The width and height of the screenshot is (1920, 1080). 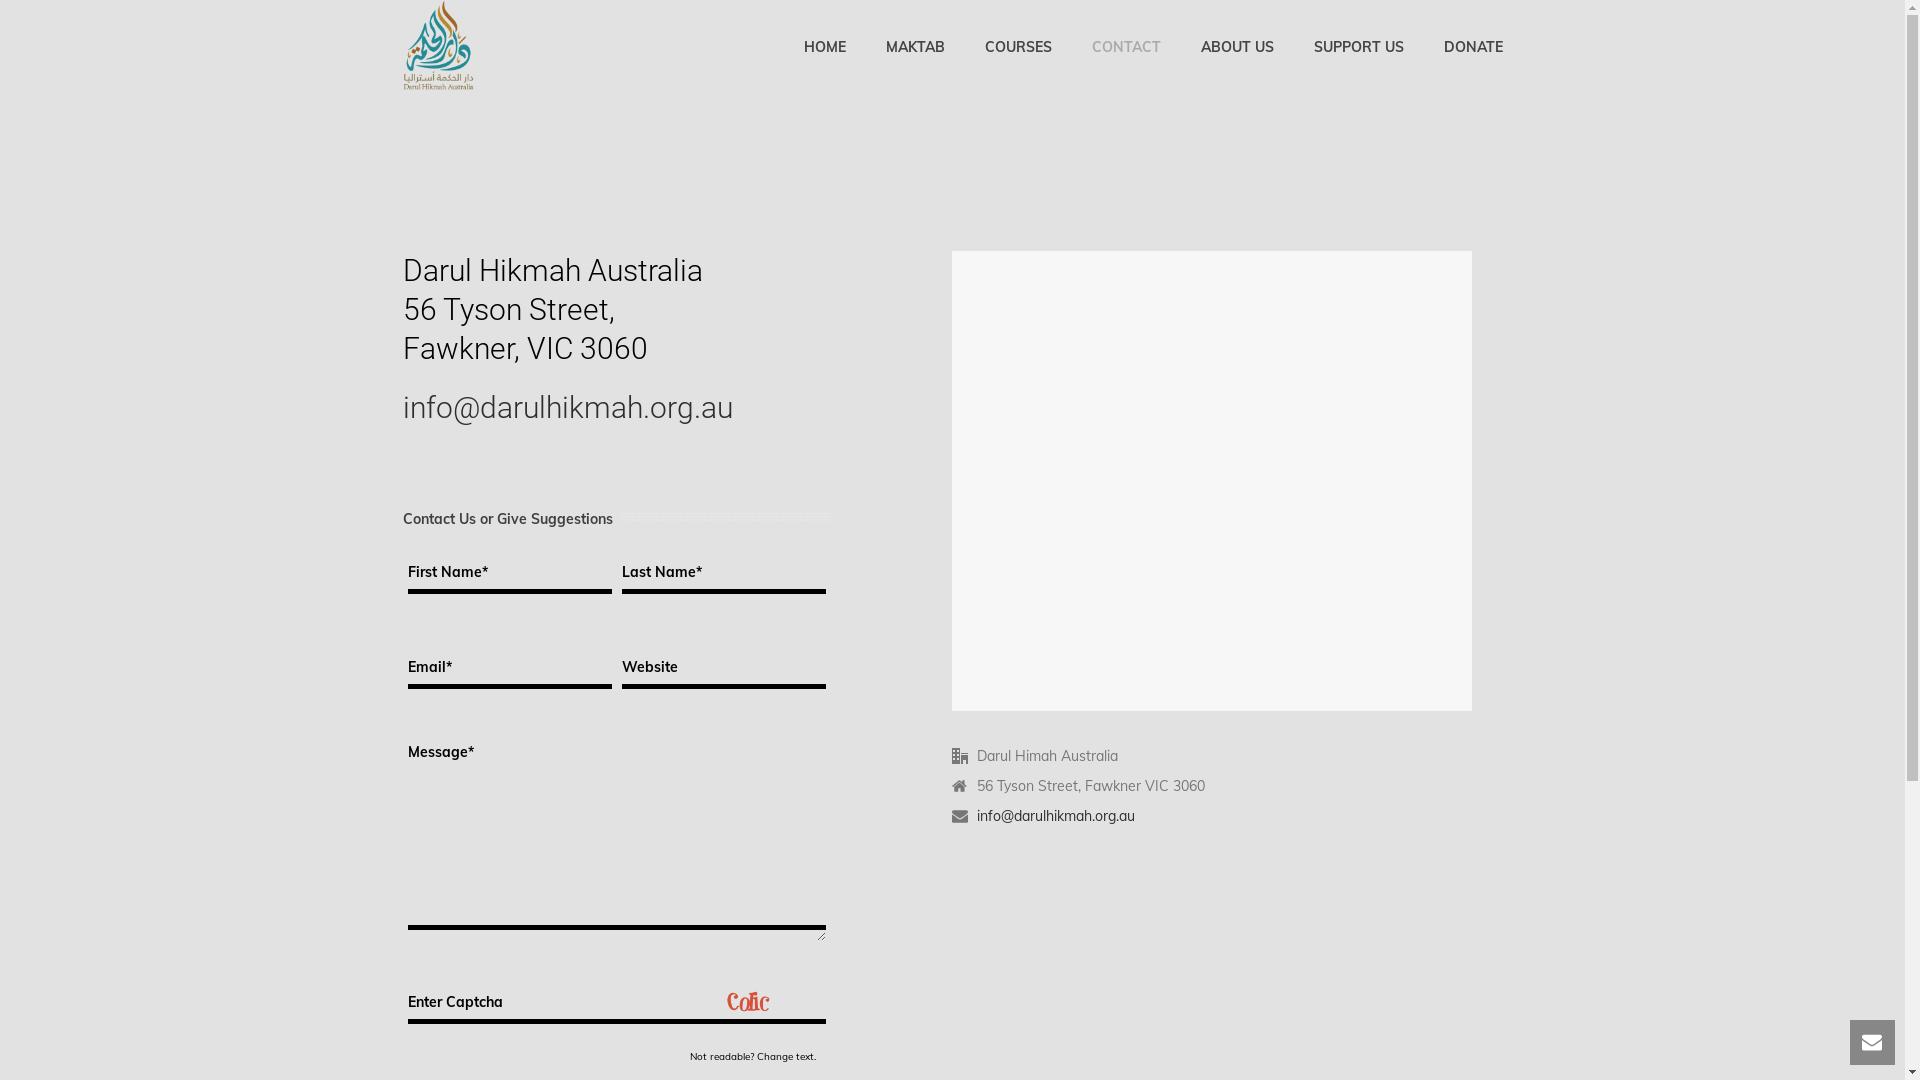 I want to click on 'info@darulhikmah.org.au', so click(x=1055, y=816).